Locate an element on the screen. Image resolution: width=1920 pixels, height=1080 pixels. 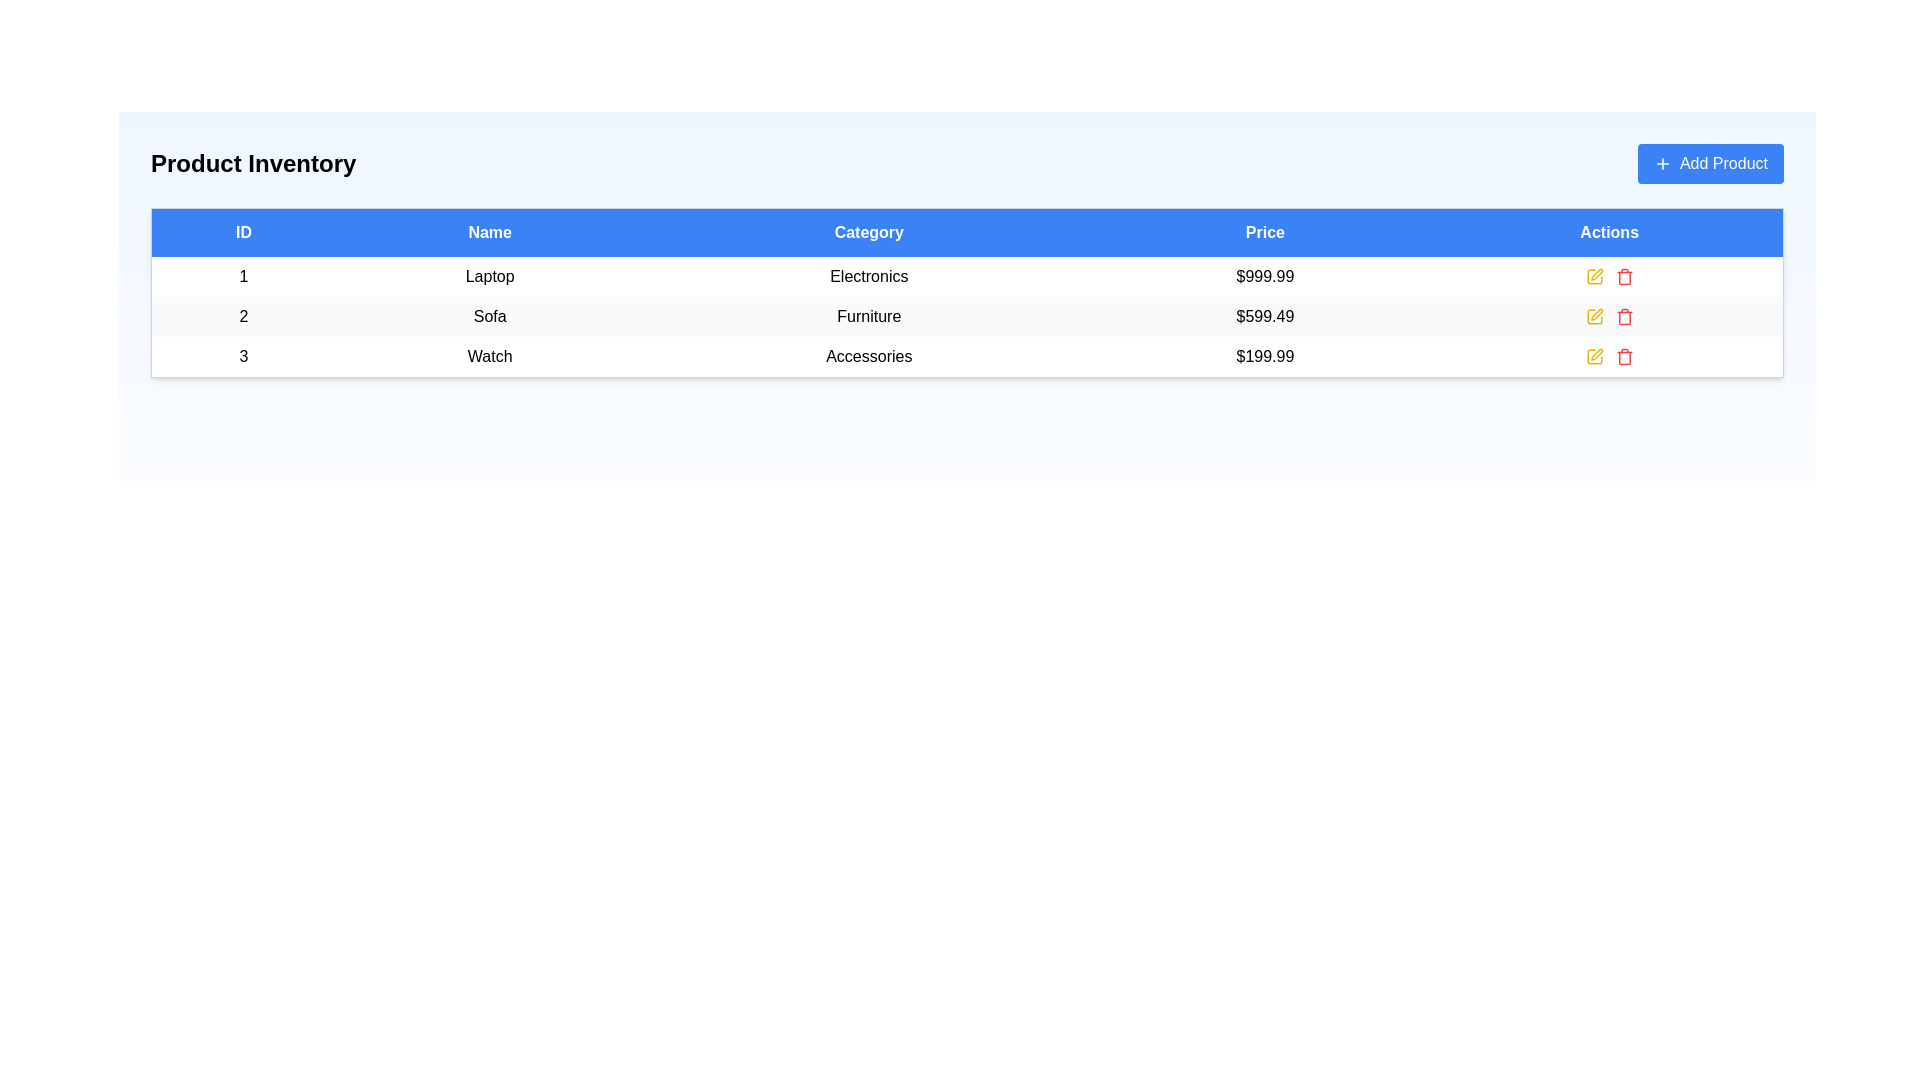
the price text displaying the cost of the item 'Sofa' in the second row of the product table for copy-pasting is located at coordinates (1264, 315).